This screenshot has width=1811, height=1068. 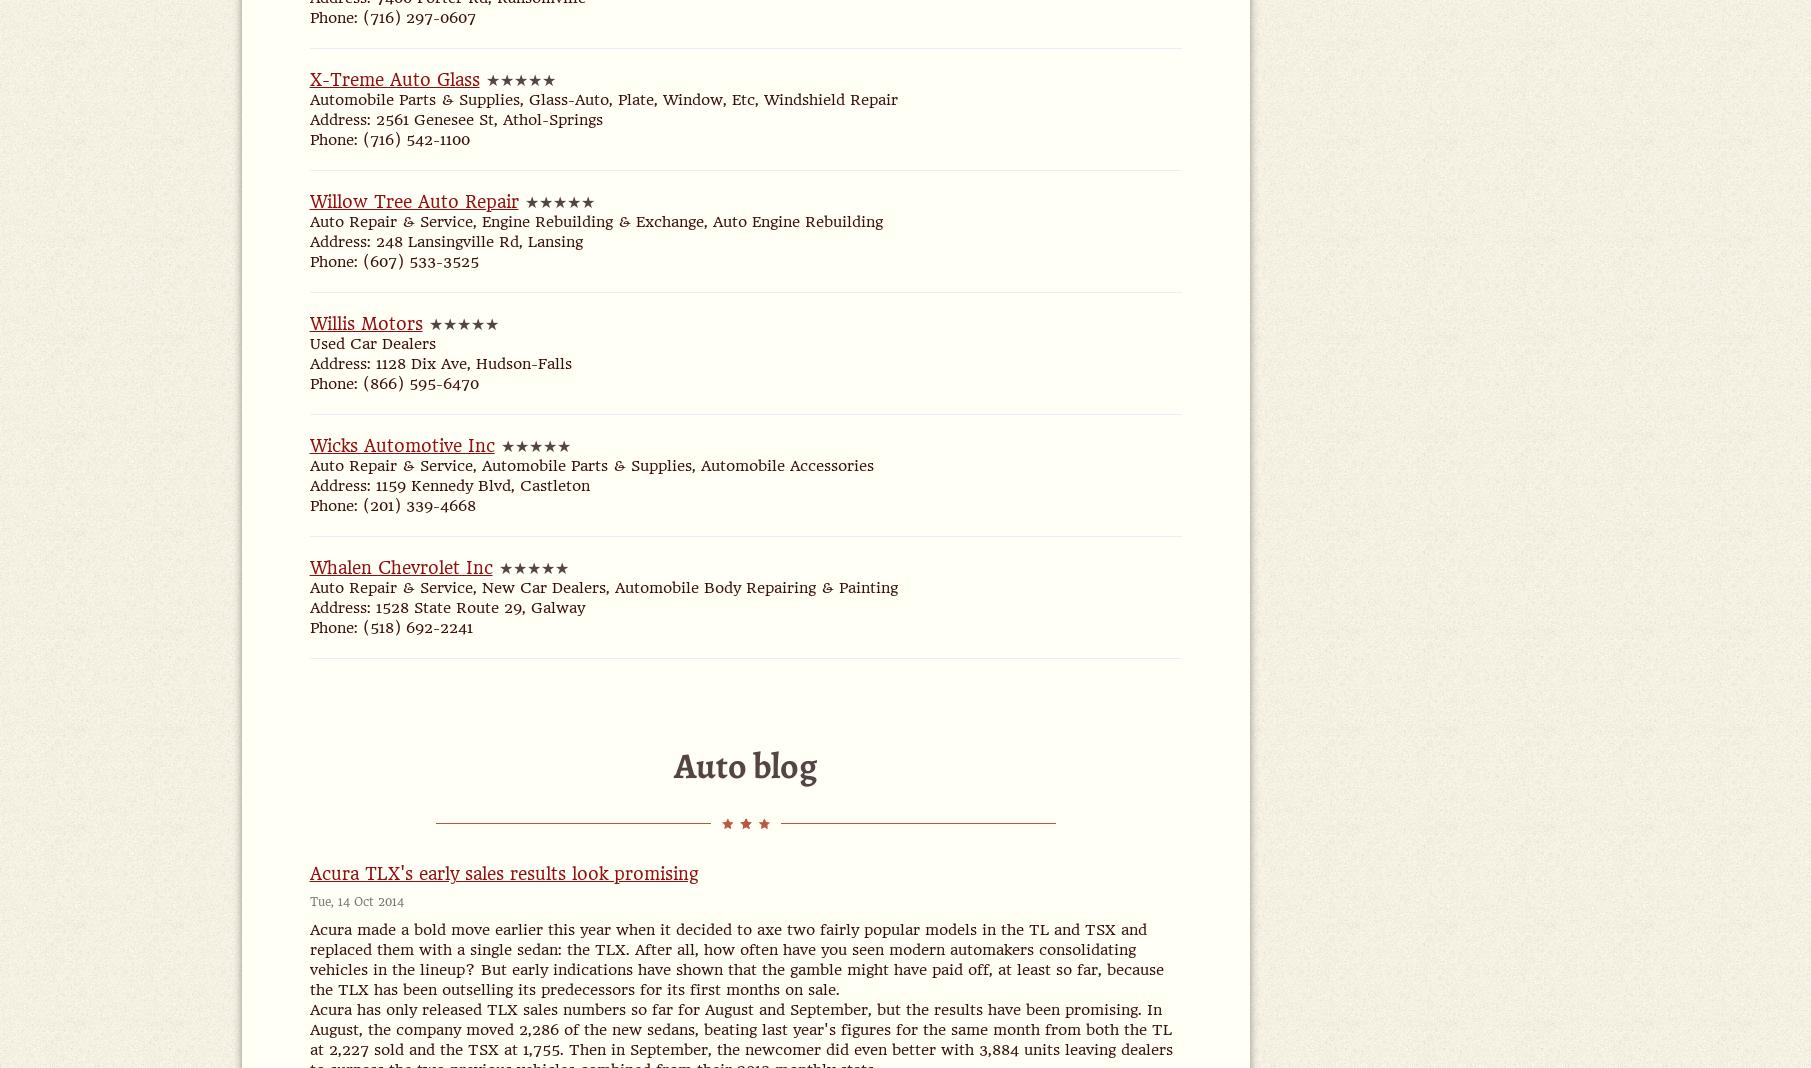 What do you see at coordinates (389, 626) in the screenshot?
I see `'Phone: (518) 692-2241'` at bounding box center [389, 626].